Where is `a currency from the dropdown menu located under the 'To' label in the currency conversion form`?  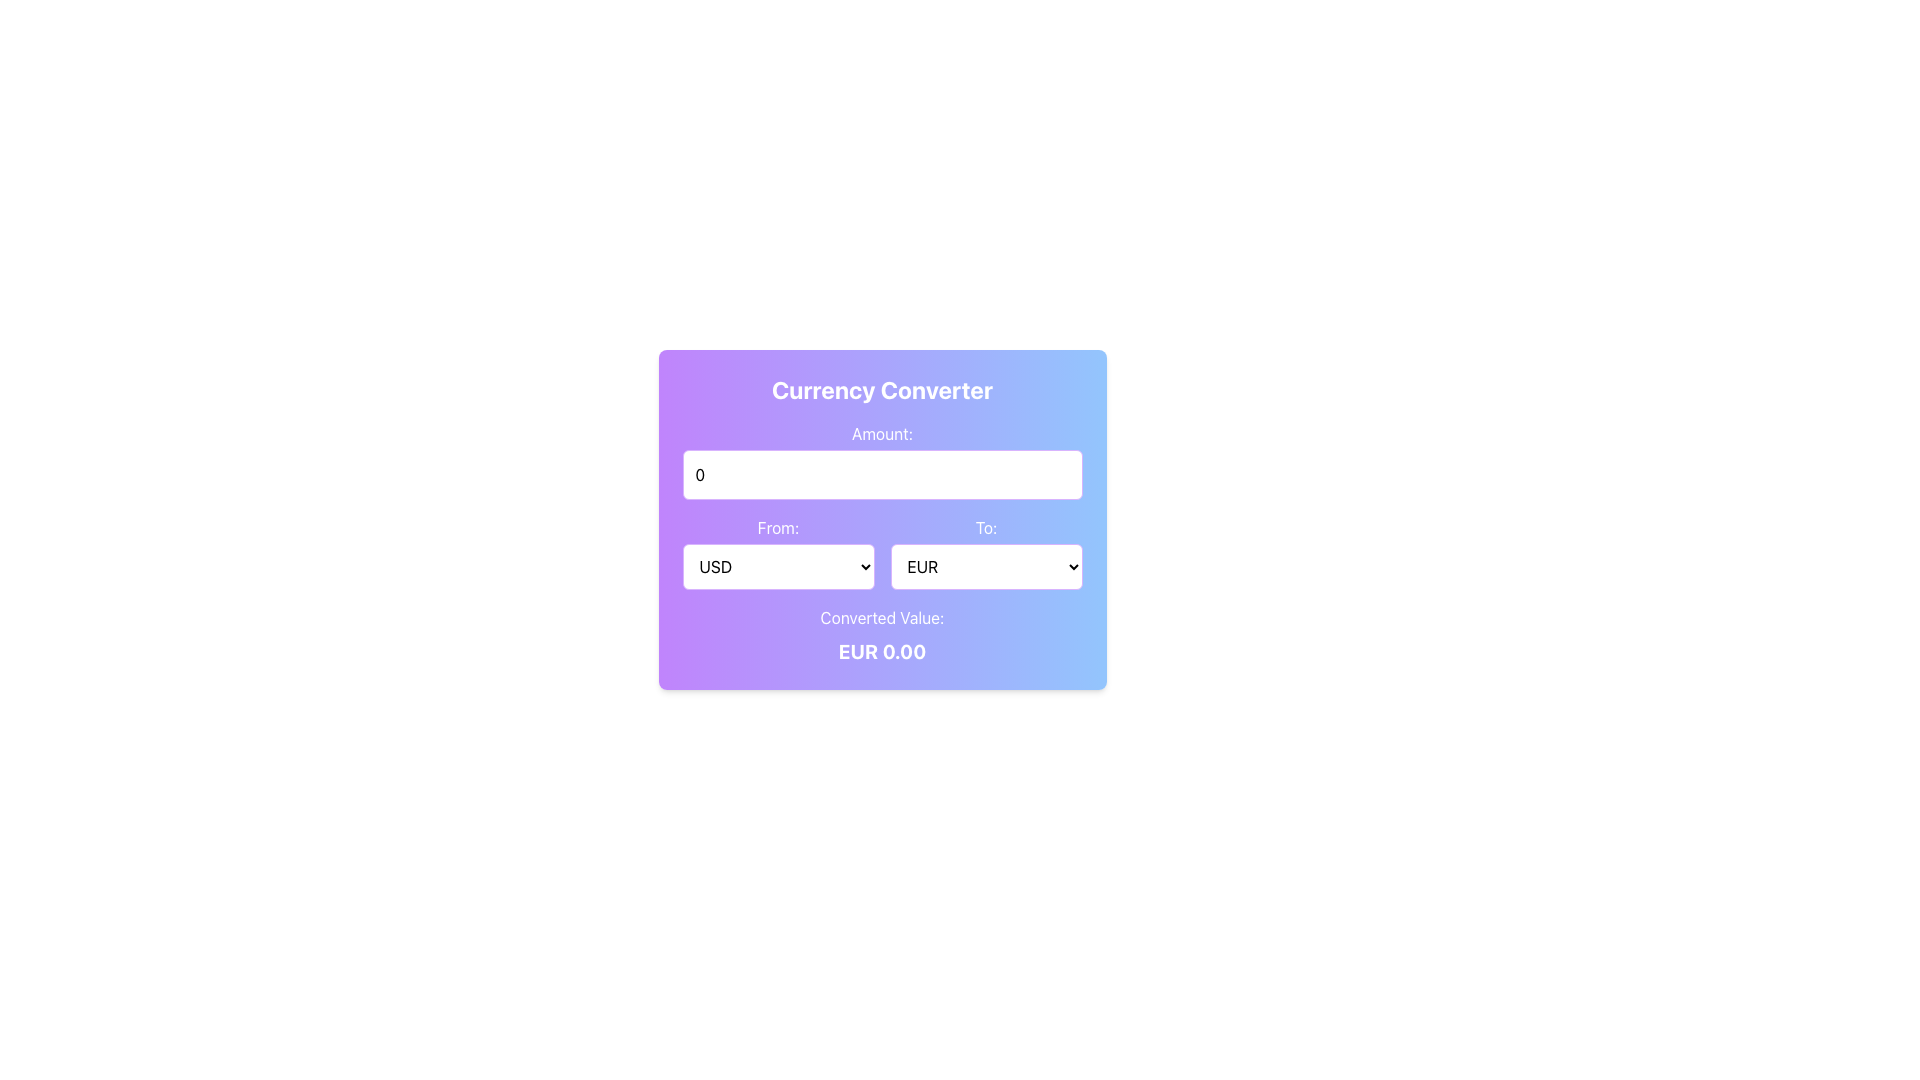
a currency from the dropdown menu located under the 'To' label in the currency conversion form is located at coordinates (986, 552).